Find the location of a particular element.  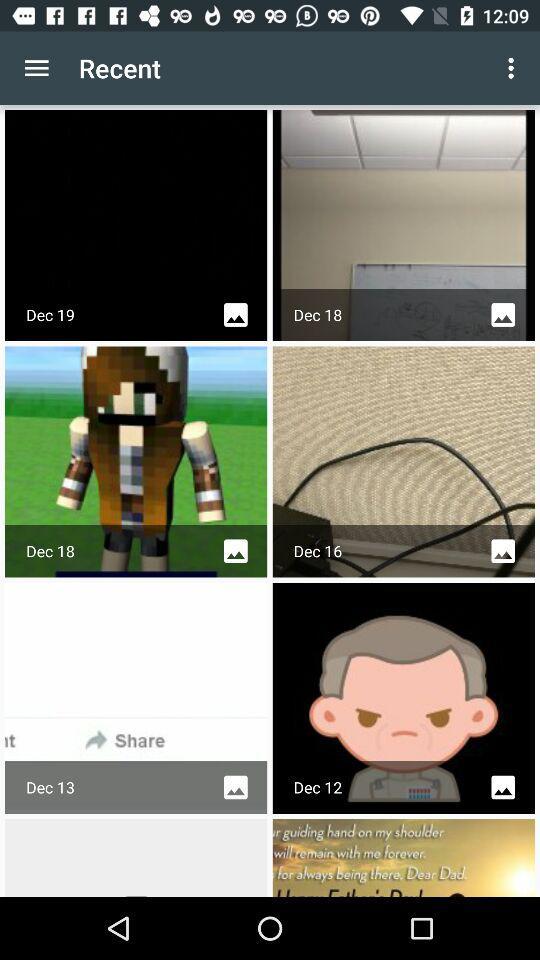

app next to the recent item is located at coordinates (36, 68).